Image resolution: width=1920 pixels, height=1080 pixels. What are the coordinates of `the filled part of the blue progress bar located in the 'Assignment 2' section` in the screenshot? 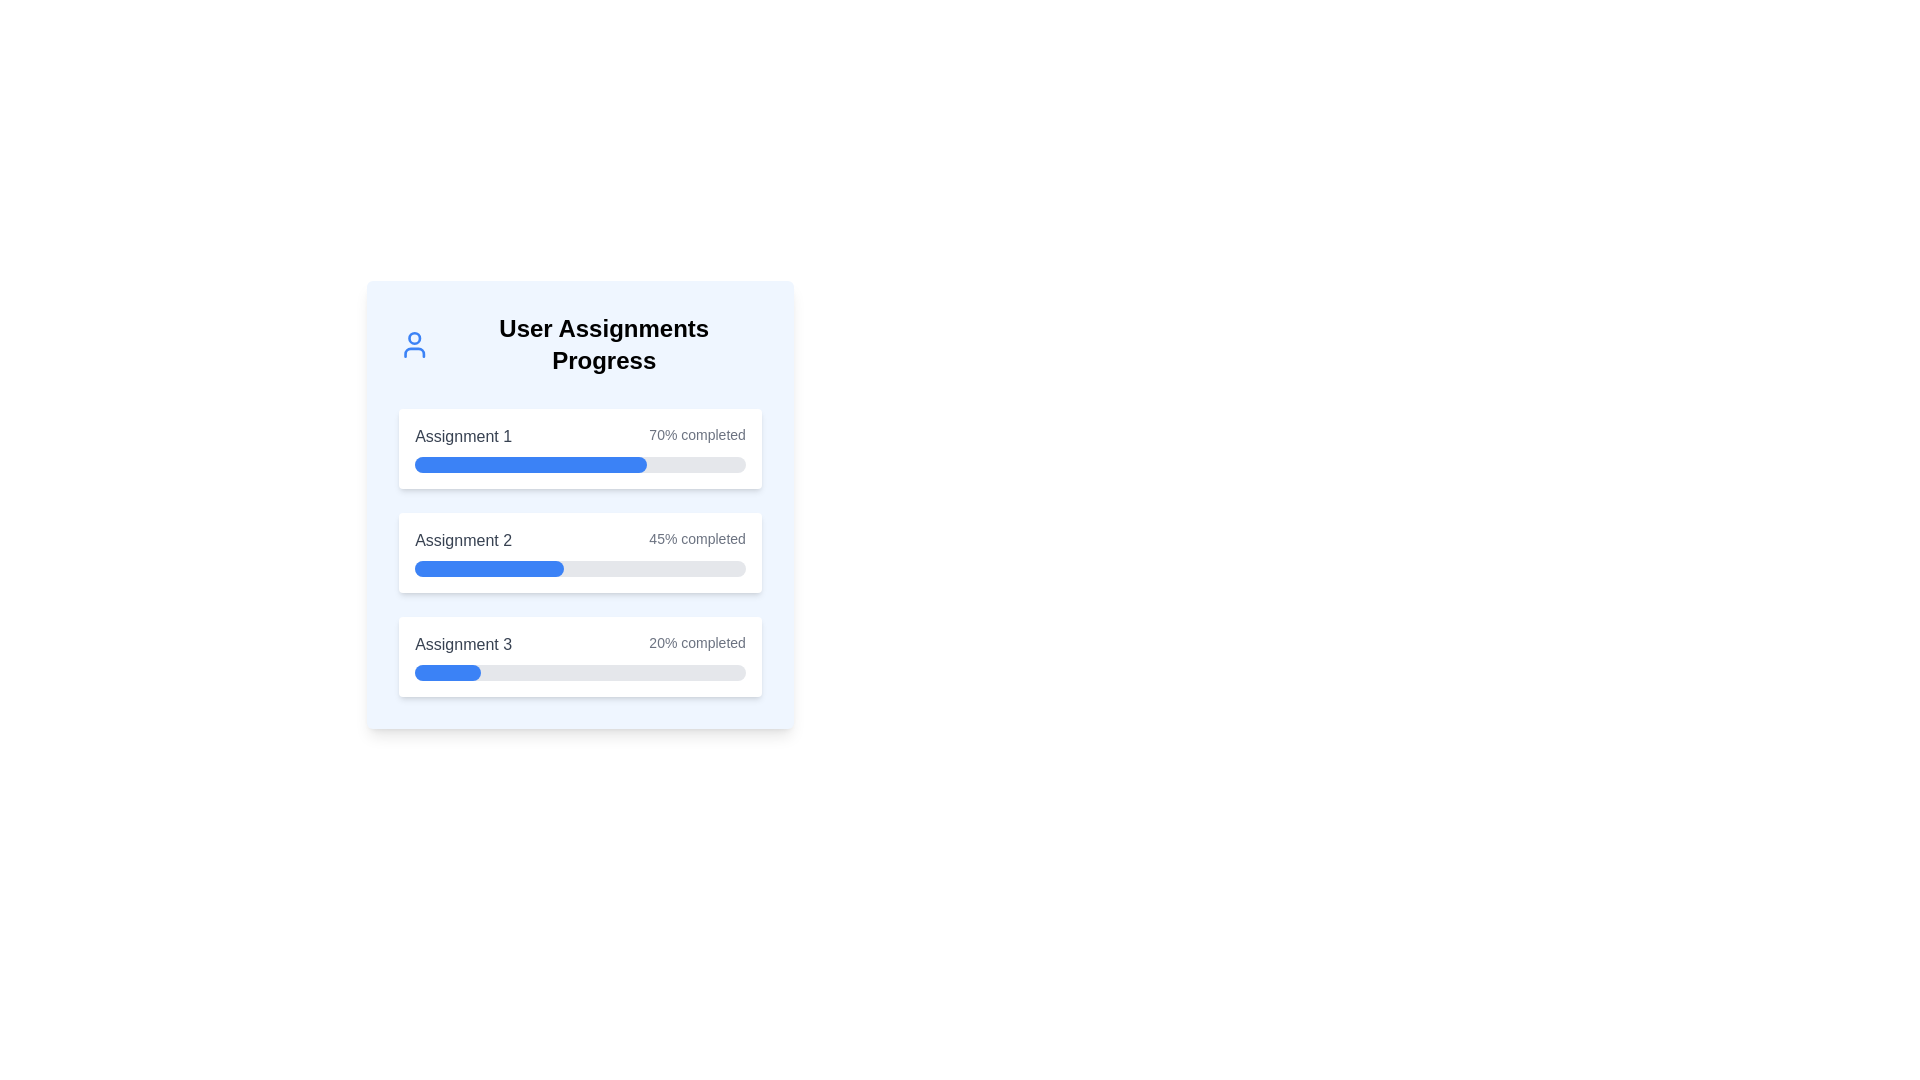 It's located at (489, 569).